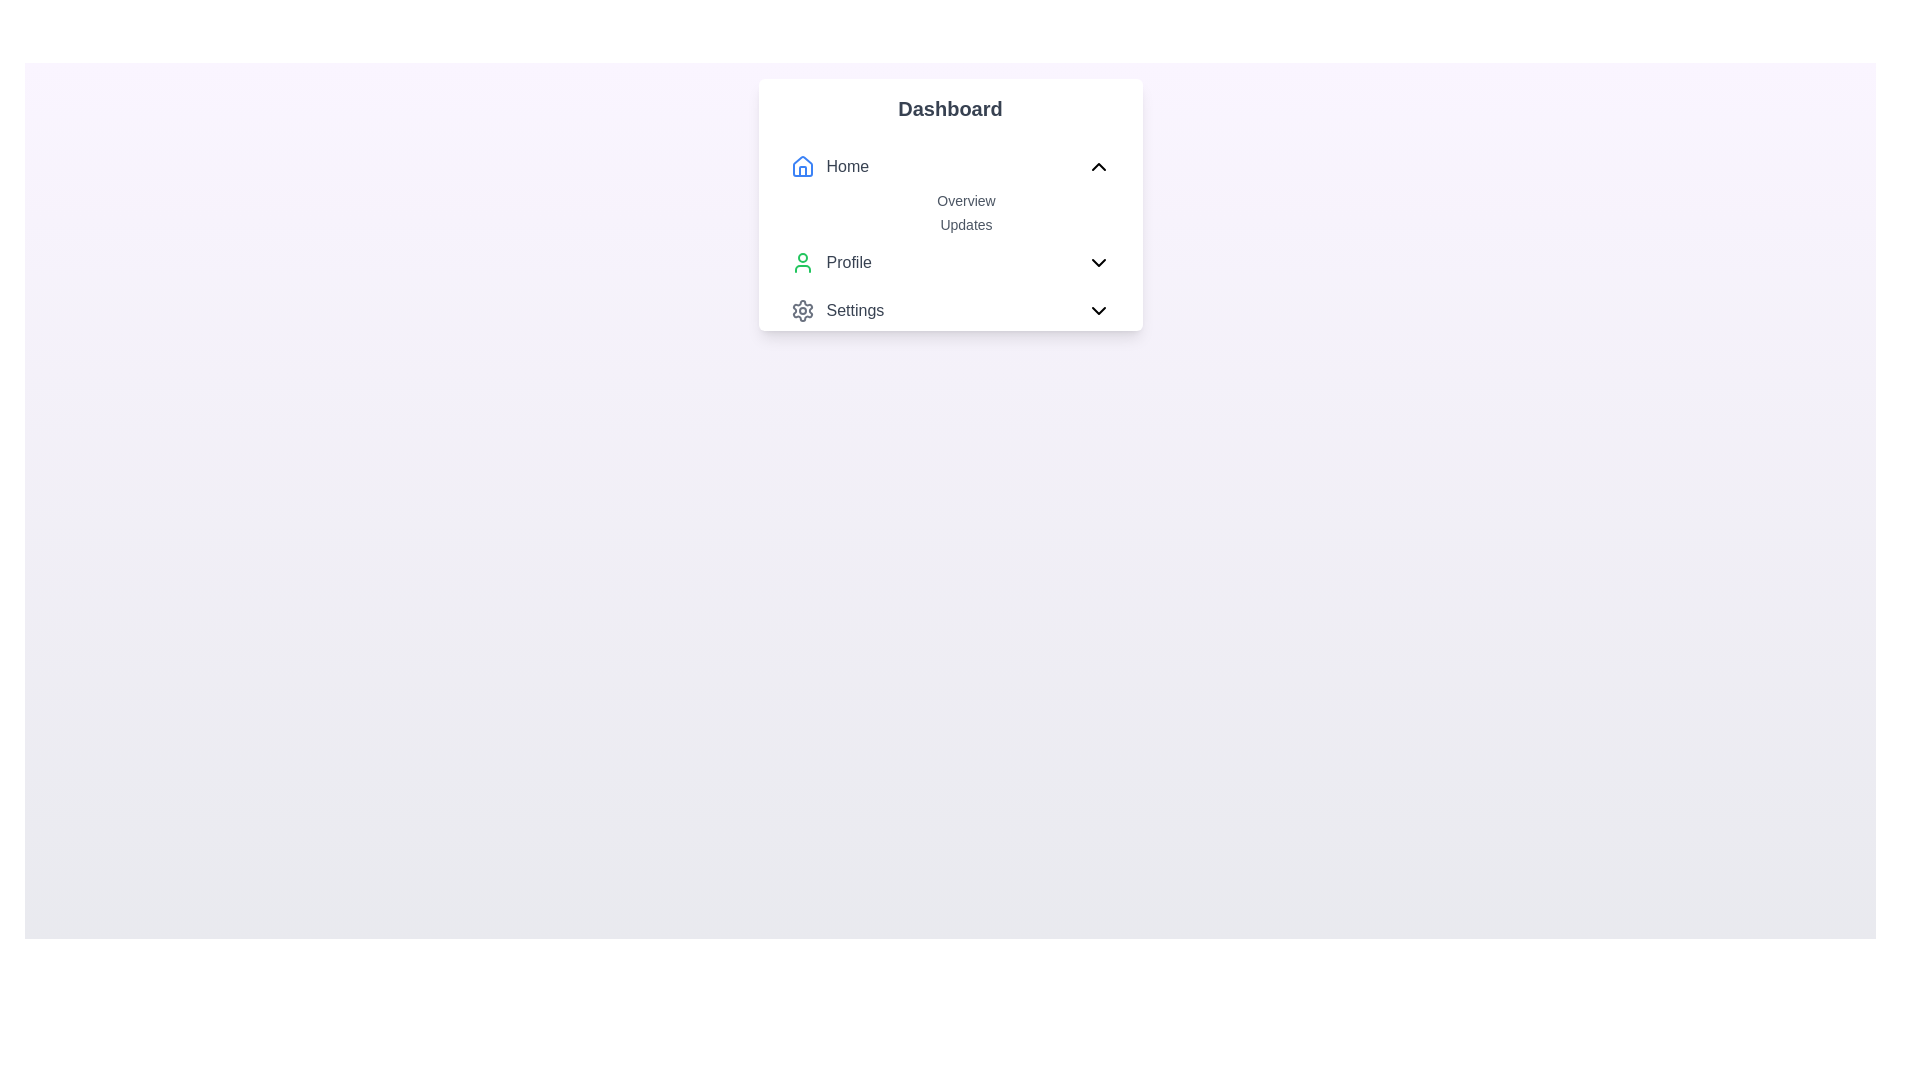 This screenshot has height=1080, width=1920. What do you see at coordinates (1097, 311) in the screenshot?
I see `the black downward-pointing chevron icon with rounded edges, located at the far right of the 'Settings' label in the Dashboard section` at bounding box center [1097, 311].